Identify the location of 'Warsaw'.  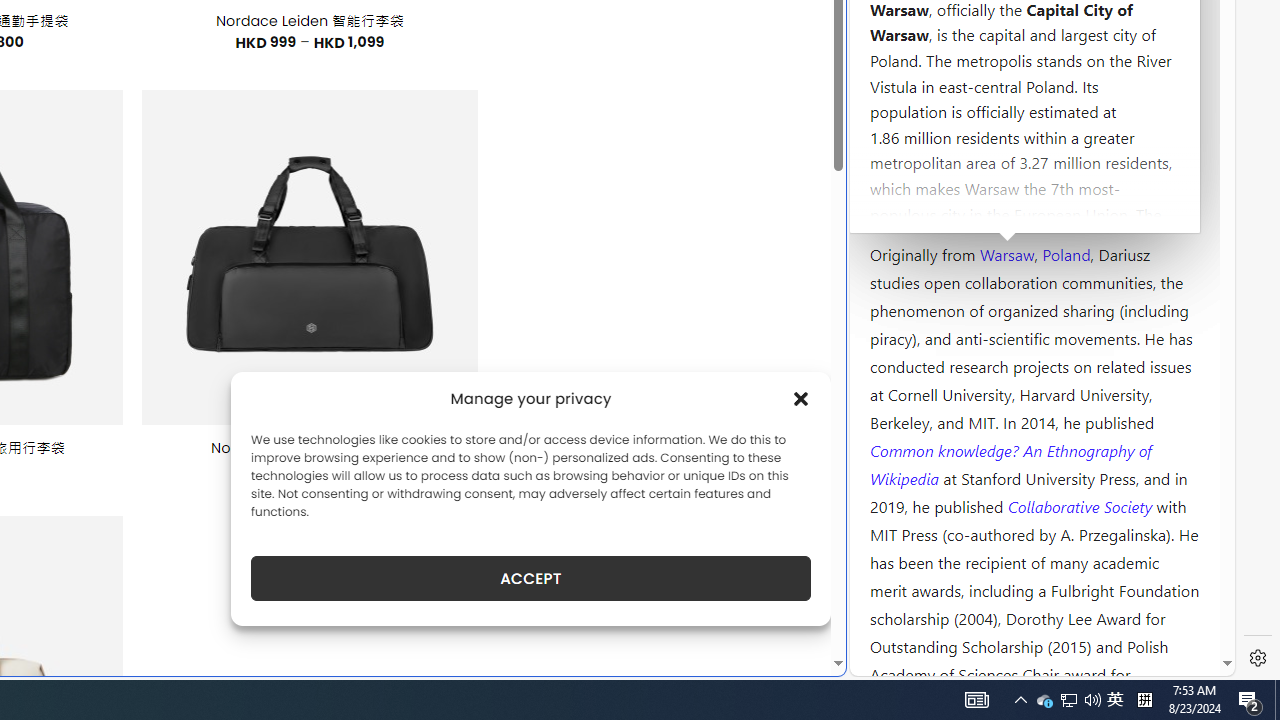
(1006, 252).